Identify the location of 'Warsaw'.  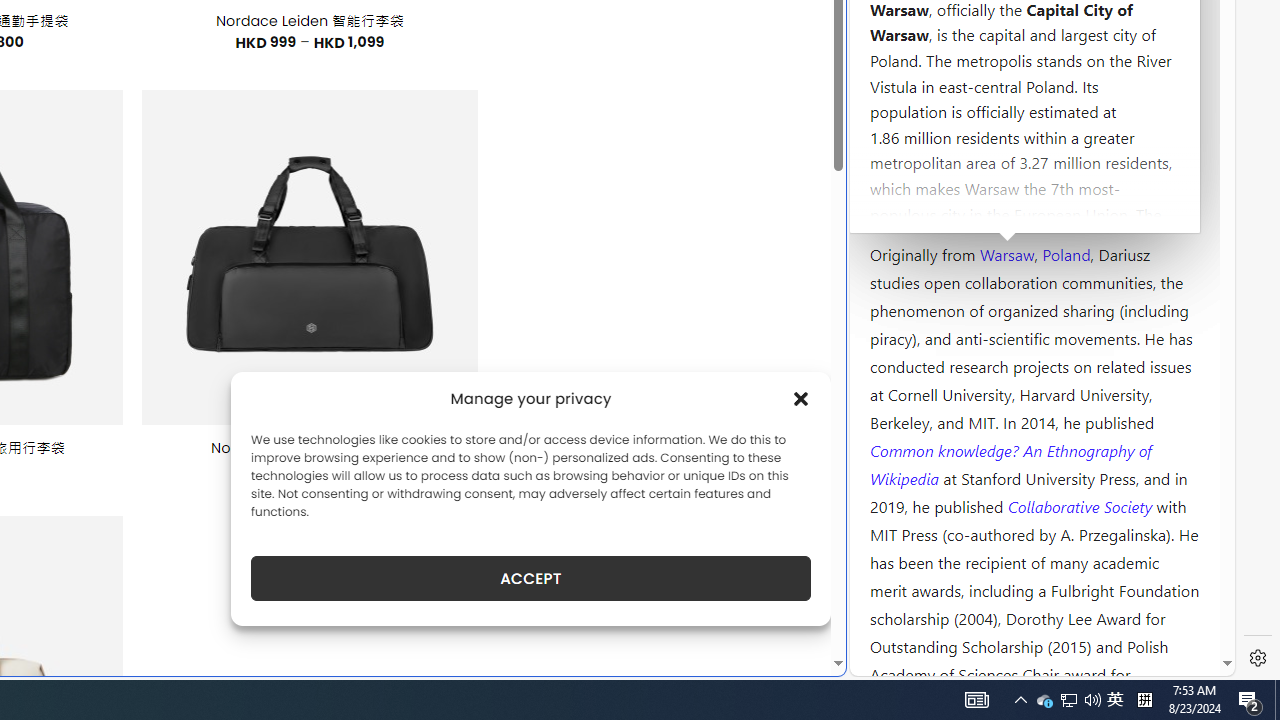
(1006, 252).